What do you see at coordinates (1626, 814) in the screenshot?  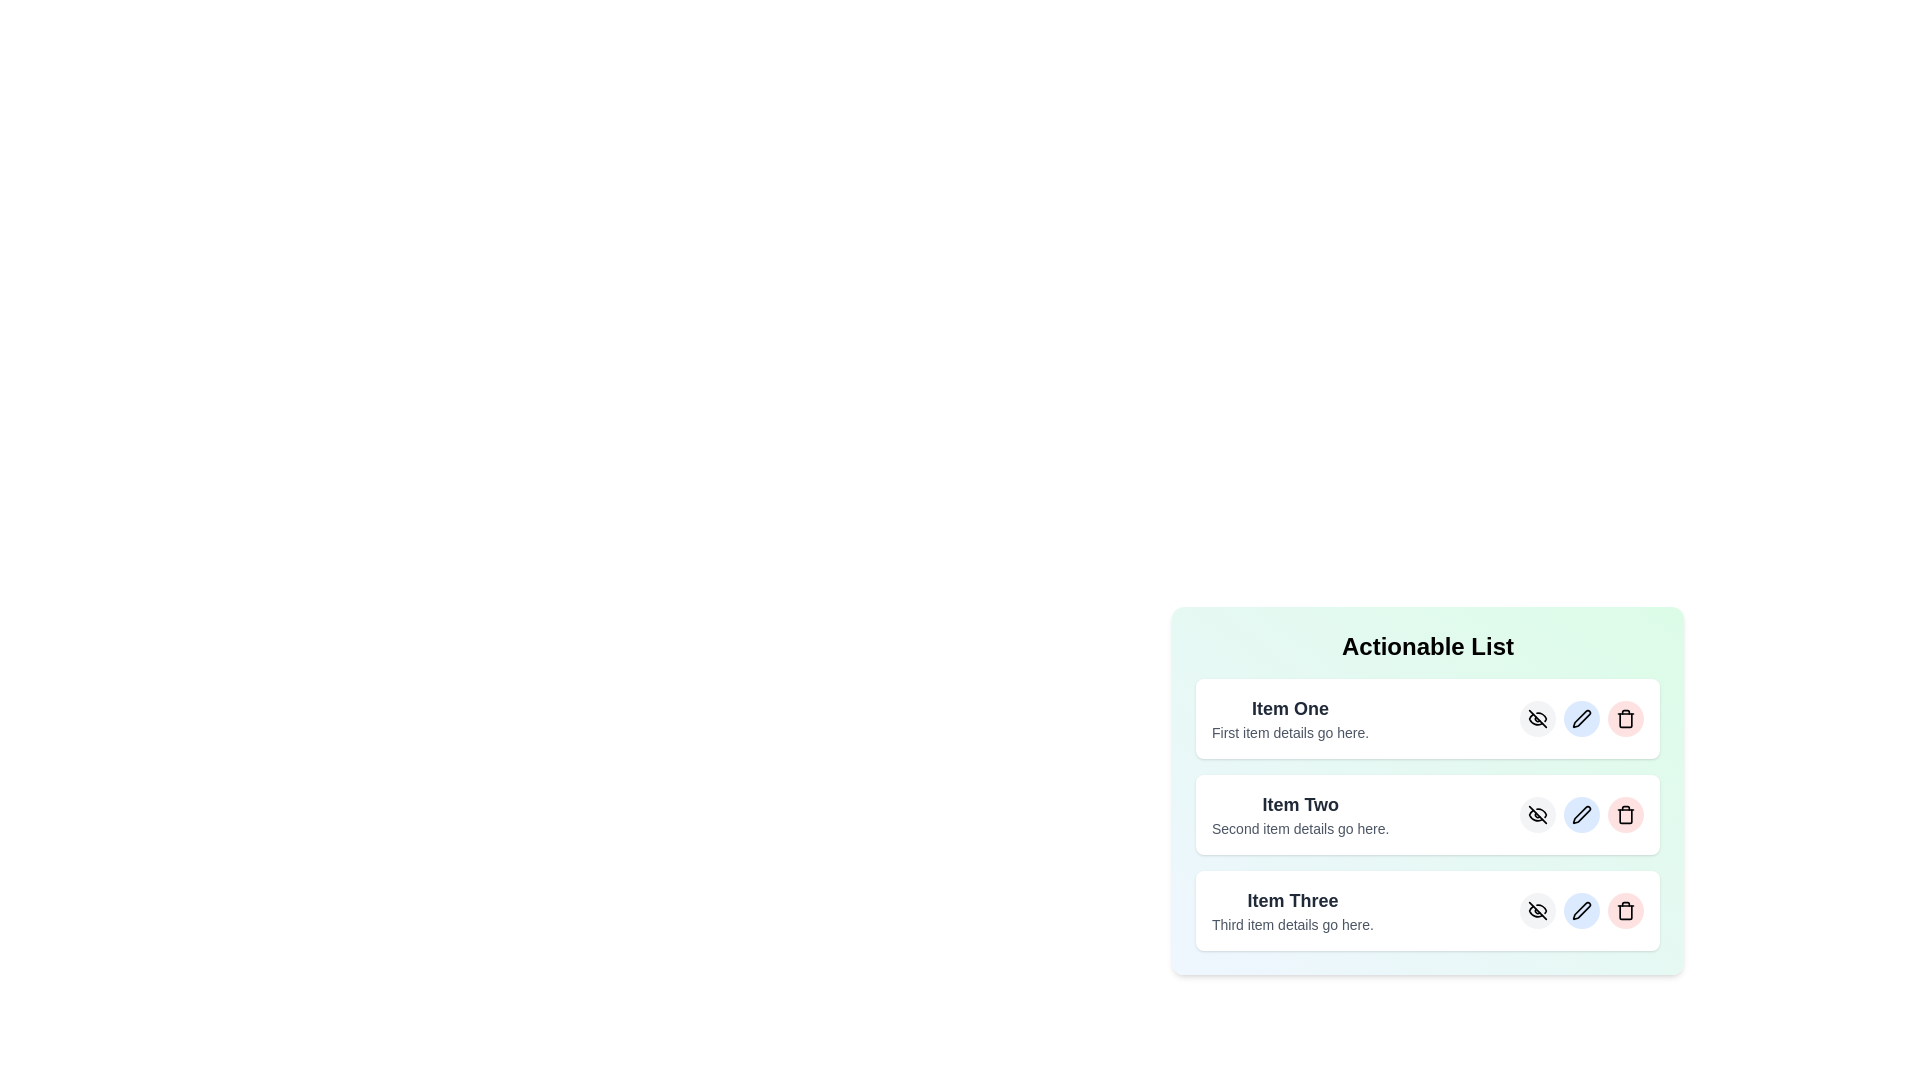 I see `the delete button for the item with title Item Two` at bounding box center [1626, 814].